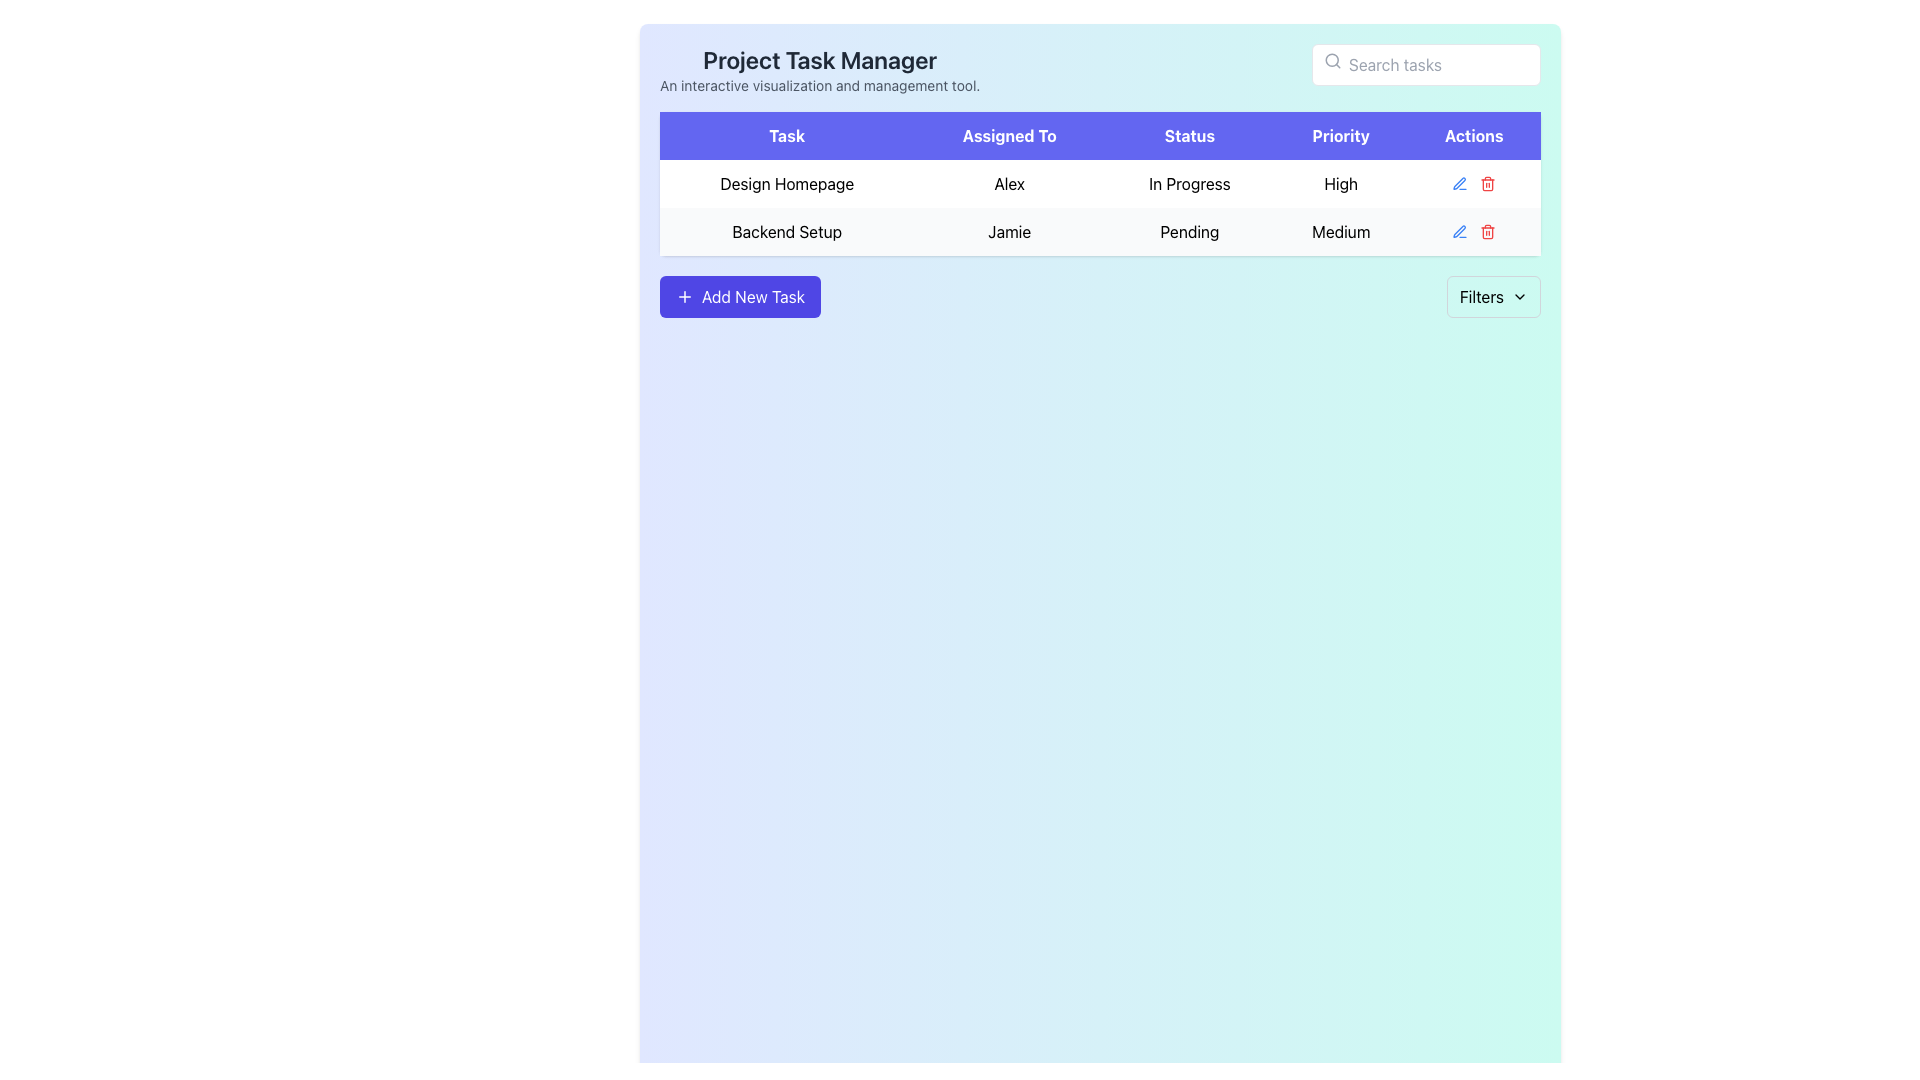 Image resolution: width=1920 pixels, height=1080 pixels. Describe the element at coordinates (1009, 135) in the screenshot. I see `the 'Assigned To' column header in the table, which describes the individuals assigned to respective tasks` at that location.